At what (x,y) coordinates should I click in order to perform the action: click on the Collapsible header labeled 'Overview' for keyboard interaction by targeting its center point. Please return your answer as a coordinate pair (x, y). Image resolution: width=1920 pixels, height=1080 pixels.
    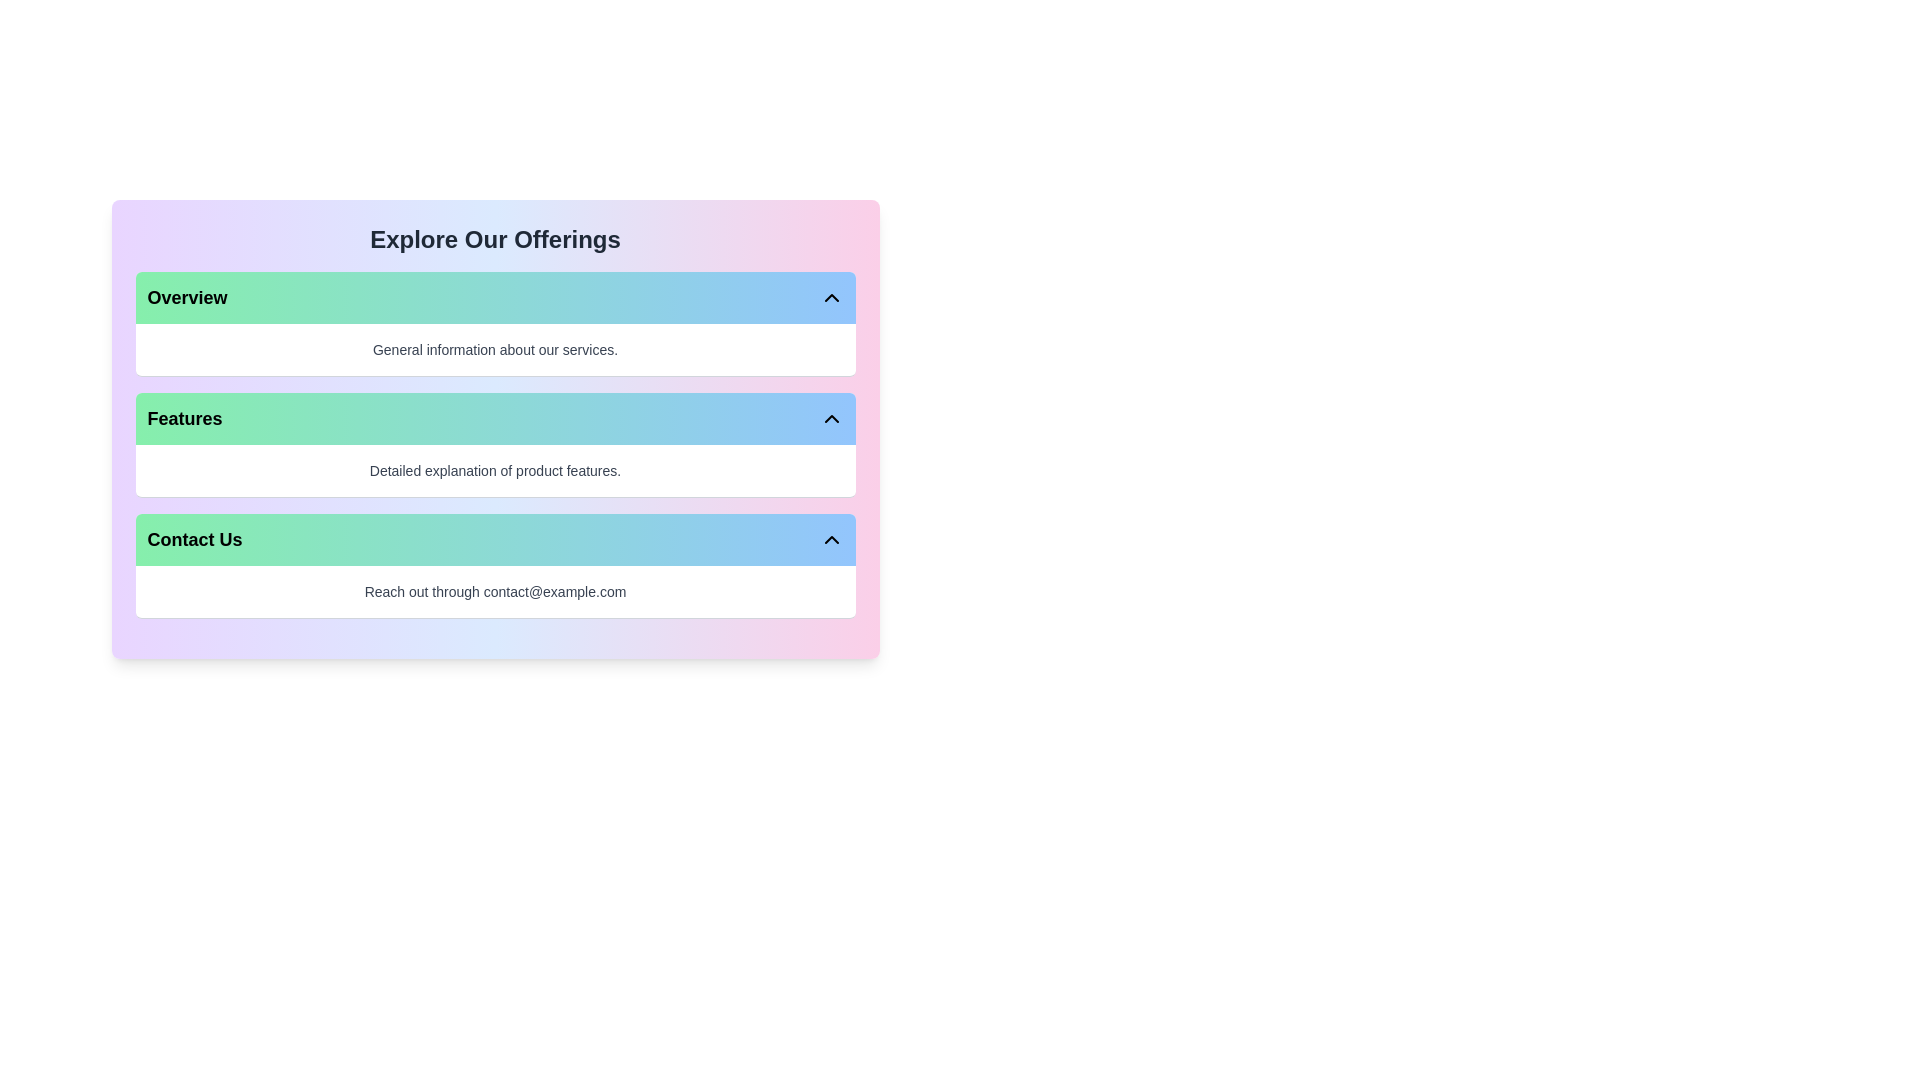
    Looking at the image, I should click on (495, 297).